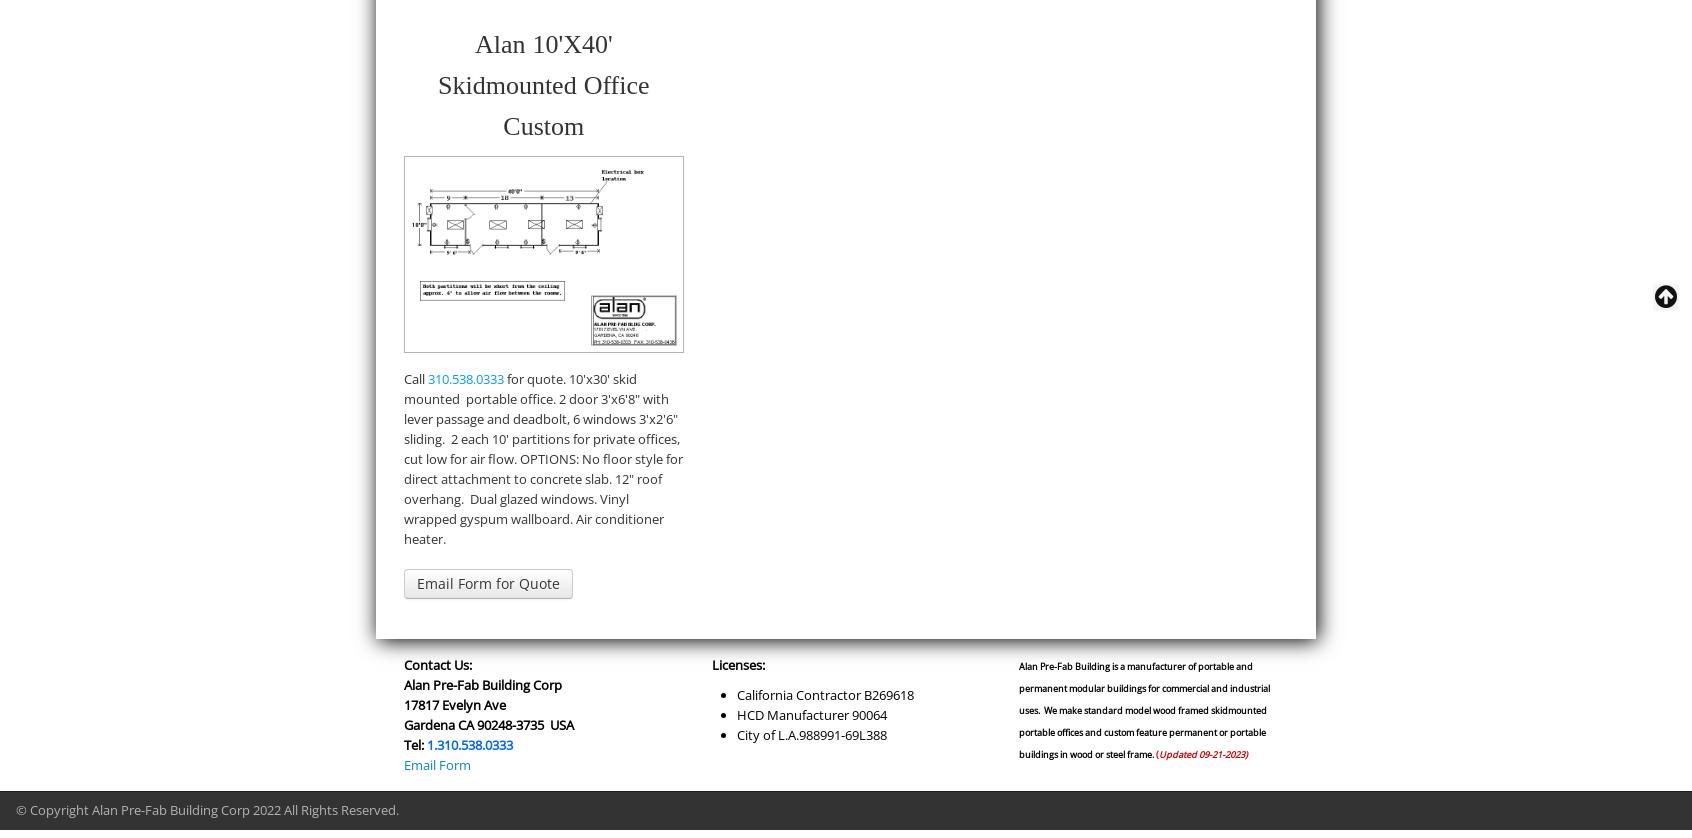 This screenshot has height=838, width=1692. What do you see at coordinates (1156, 752) in the screenshot?
I see `'('` at bounding box center [1156, 752].